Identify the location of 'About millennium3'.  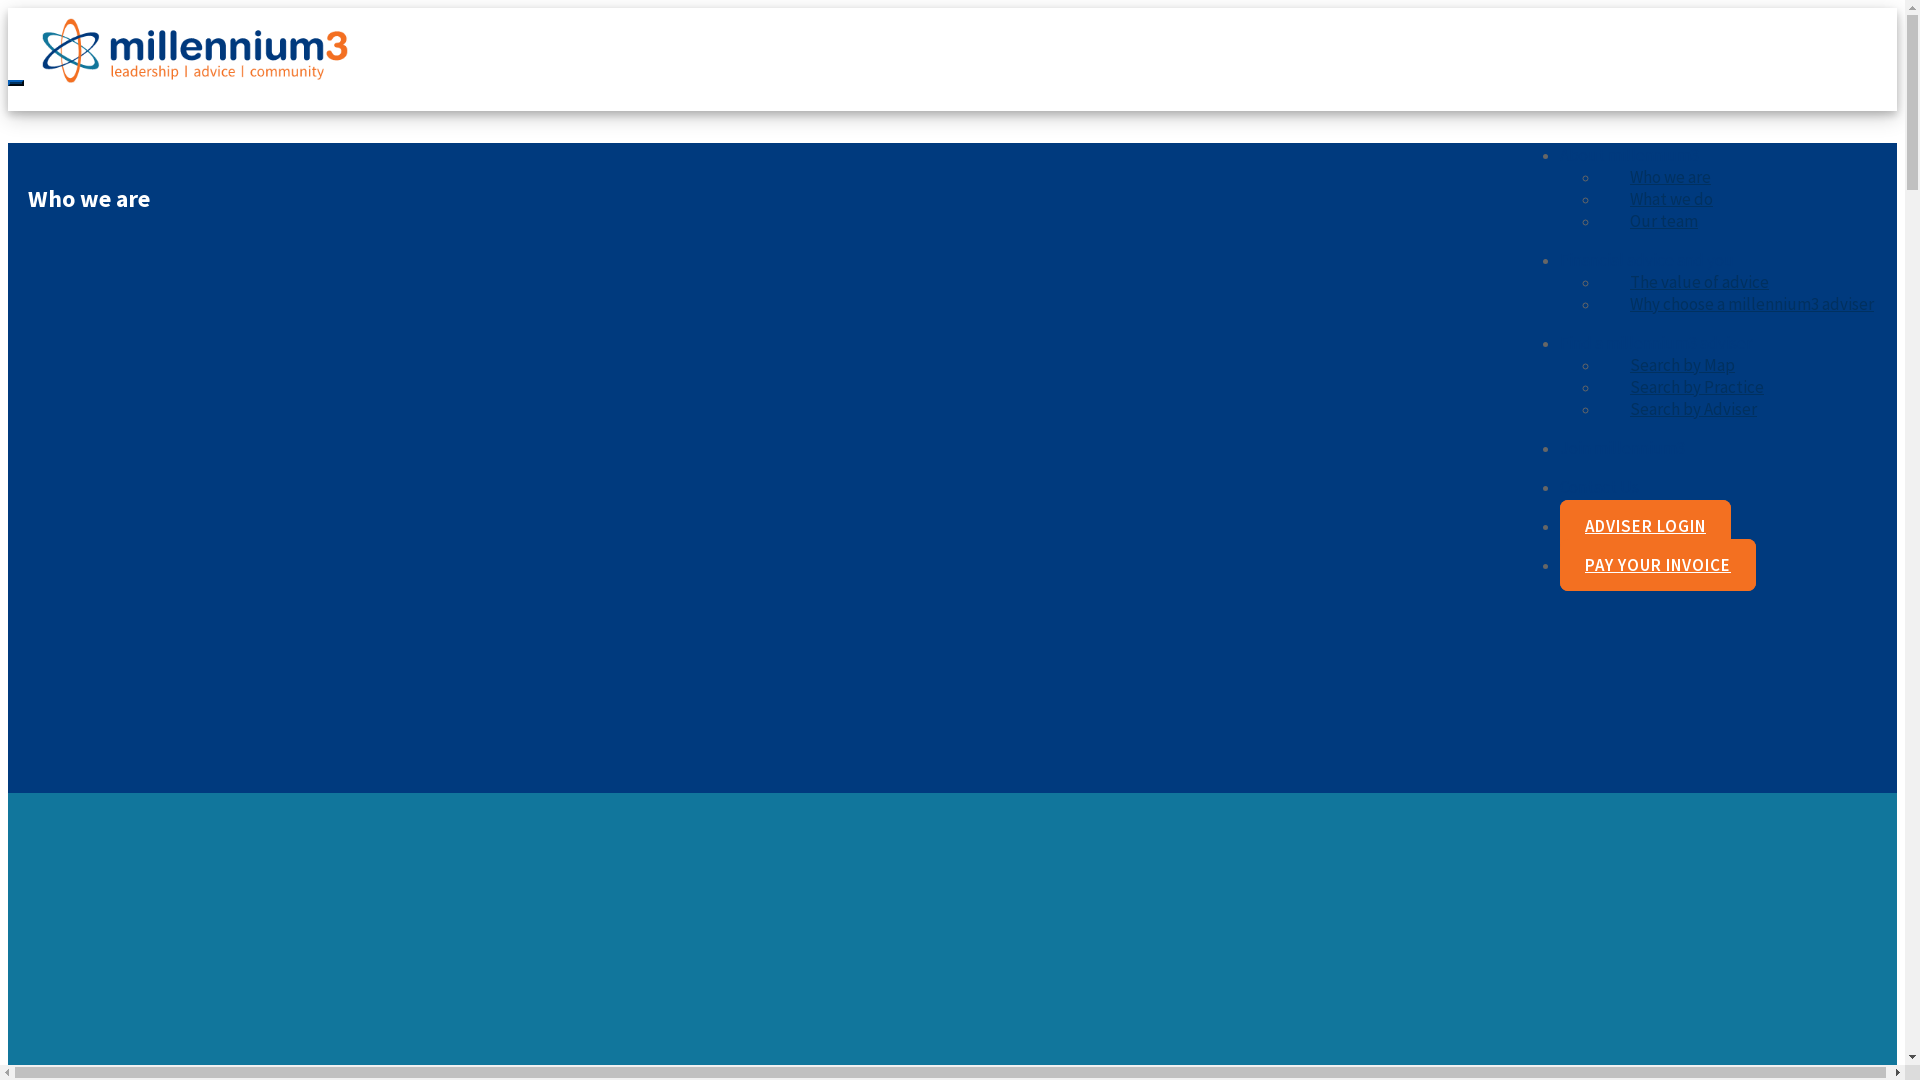
(1629, 153).